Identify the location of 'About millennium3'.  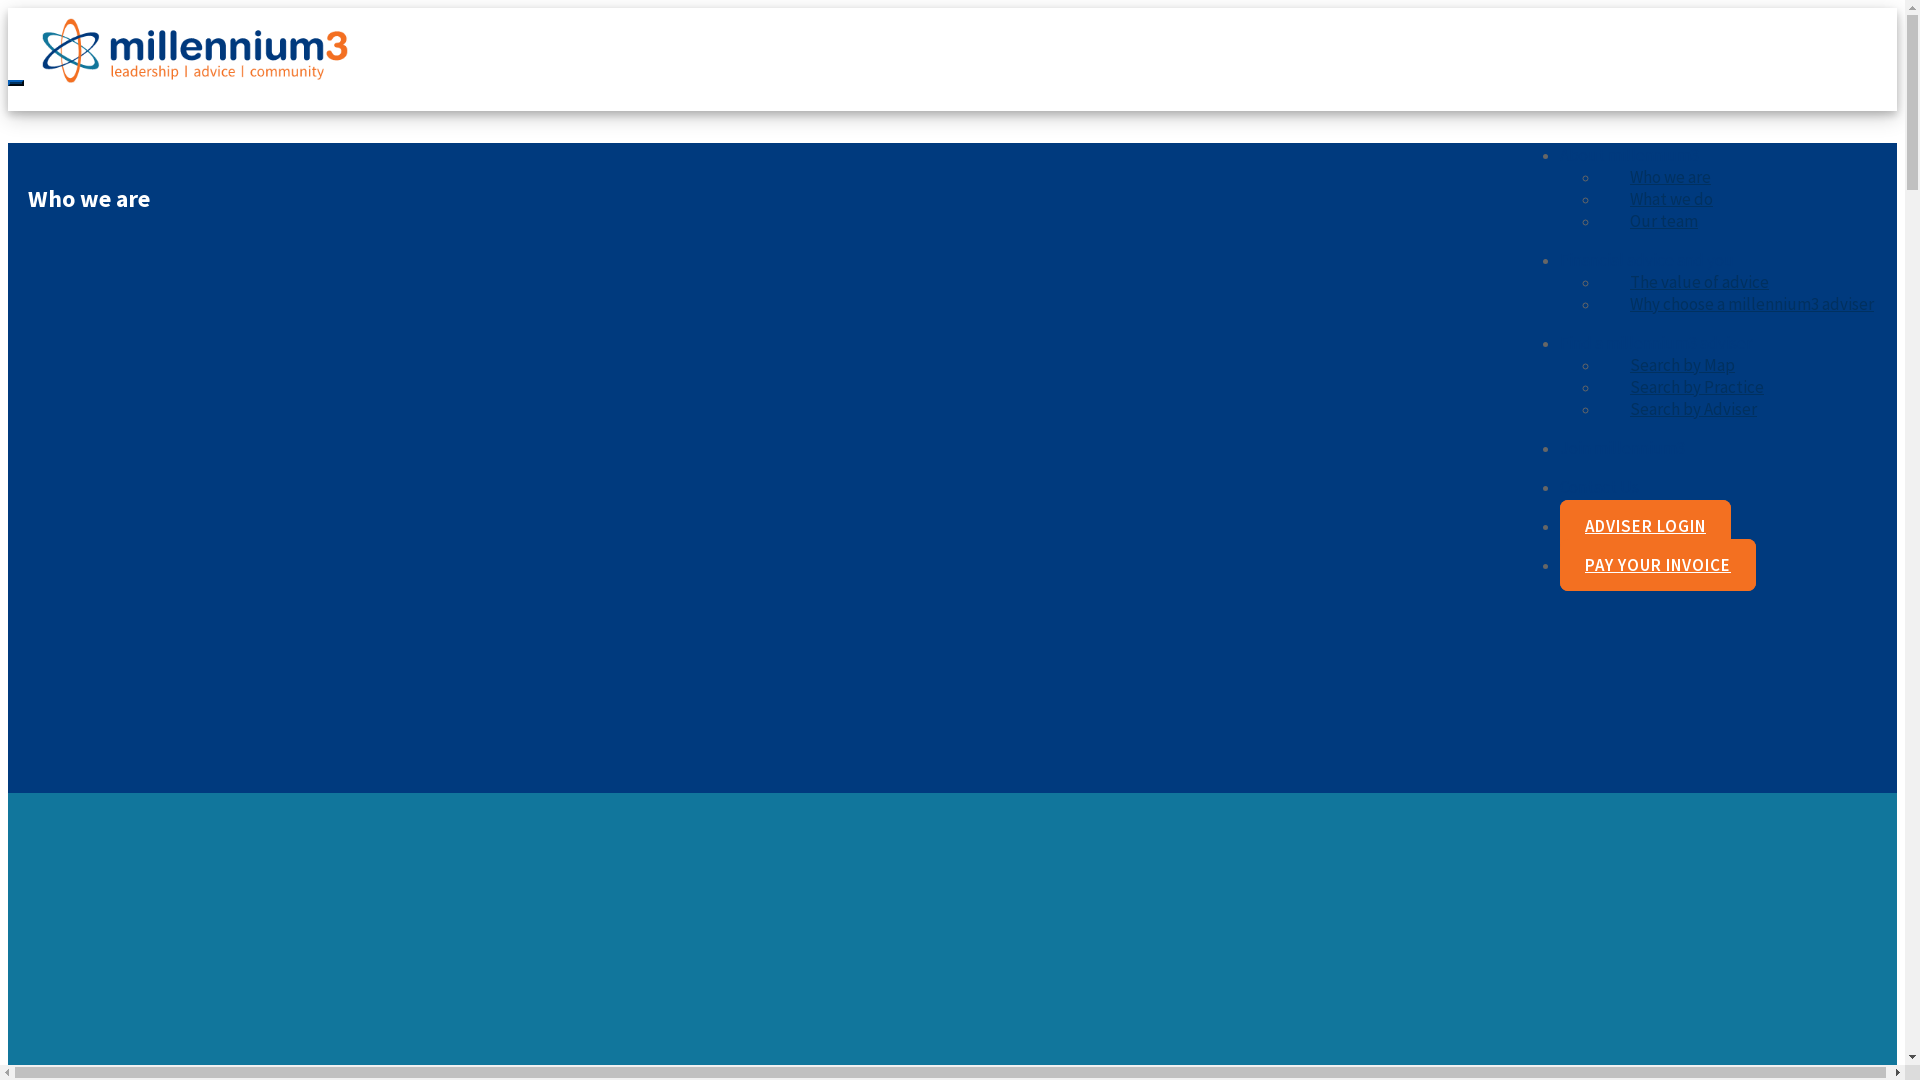
(1629, 153).